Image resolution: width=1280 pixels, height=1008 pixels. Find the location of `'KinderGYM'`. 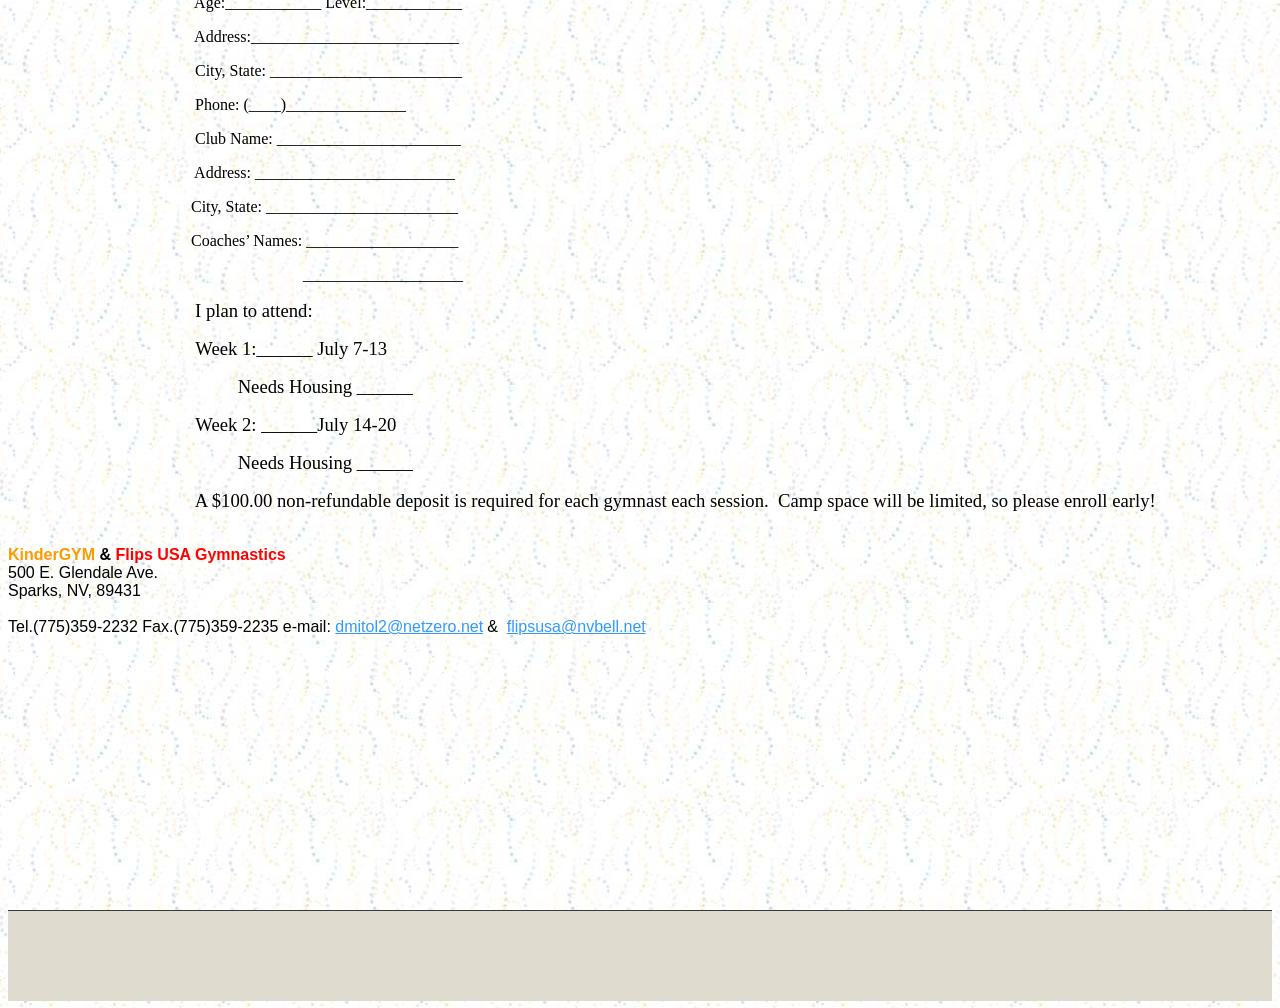

'KinderGYM' is located at coordinates (53, 554).